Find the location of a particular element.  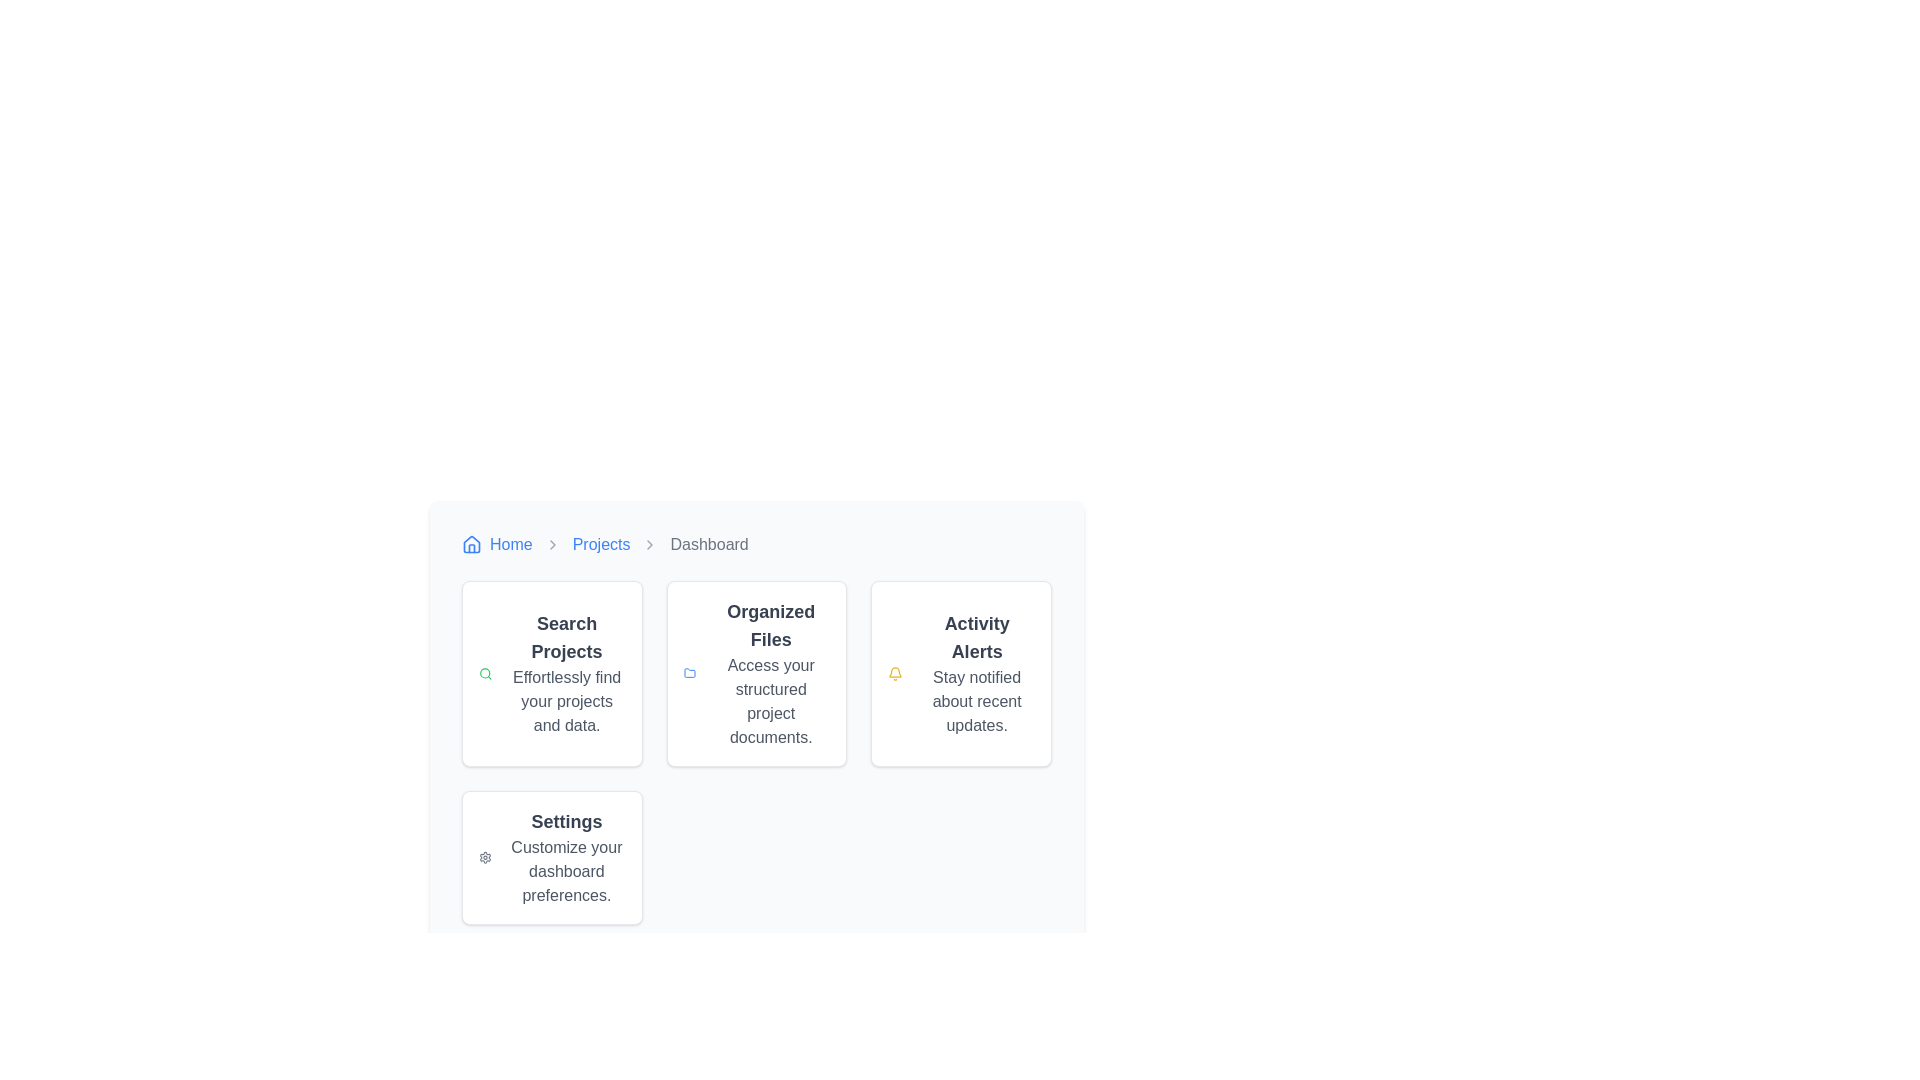

the 'Organized Files' icon located at the top-left corner of the card with the title 'Organized Files' and subtitle 'Access your structured project documents.' is located at coordinates (689, 674).